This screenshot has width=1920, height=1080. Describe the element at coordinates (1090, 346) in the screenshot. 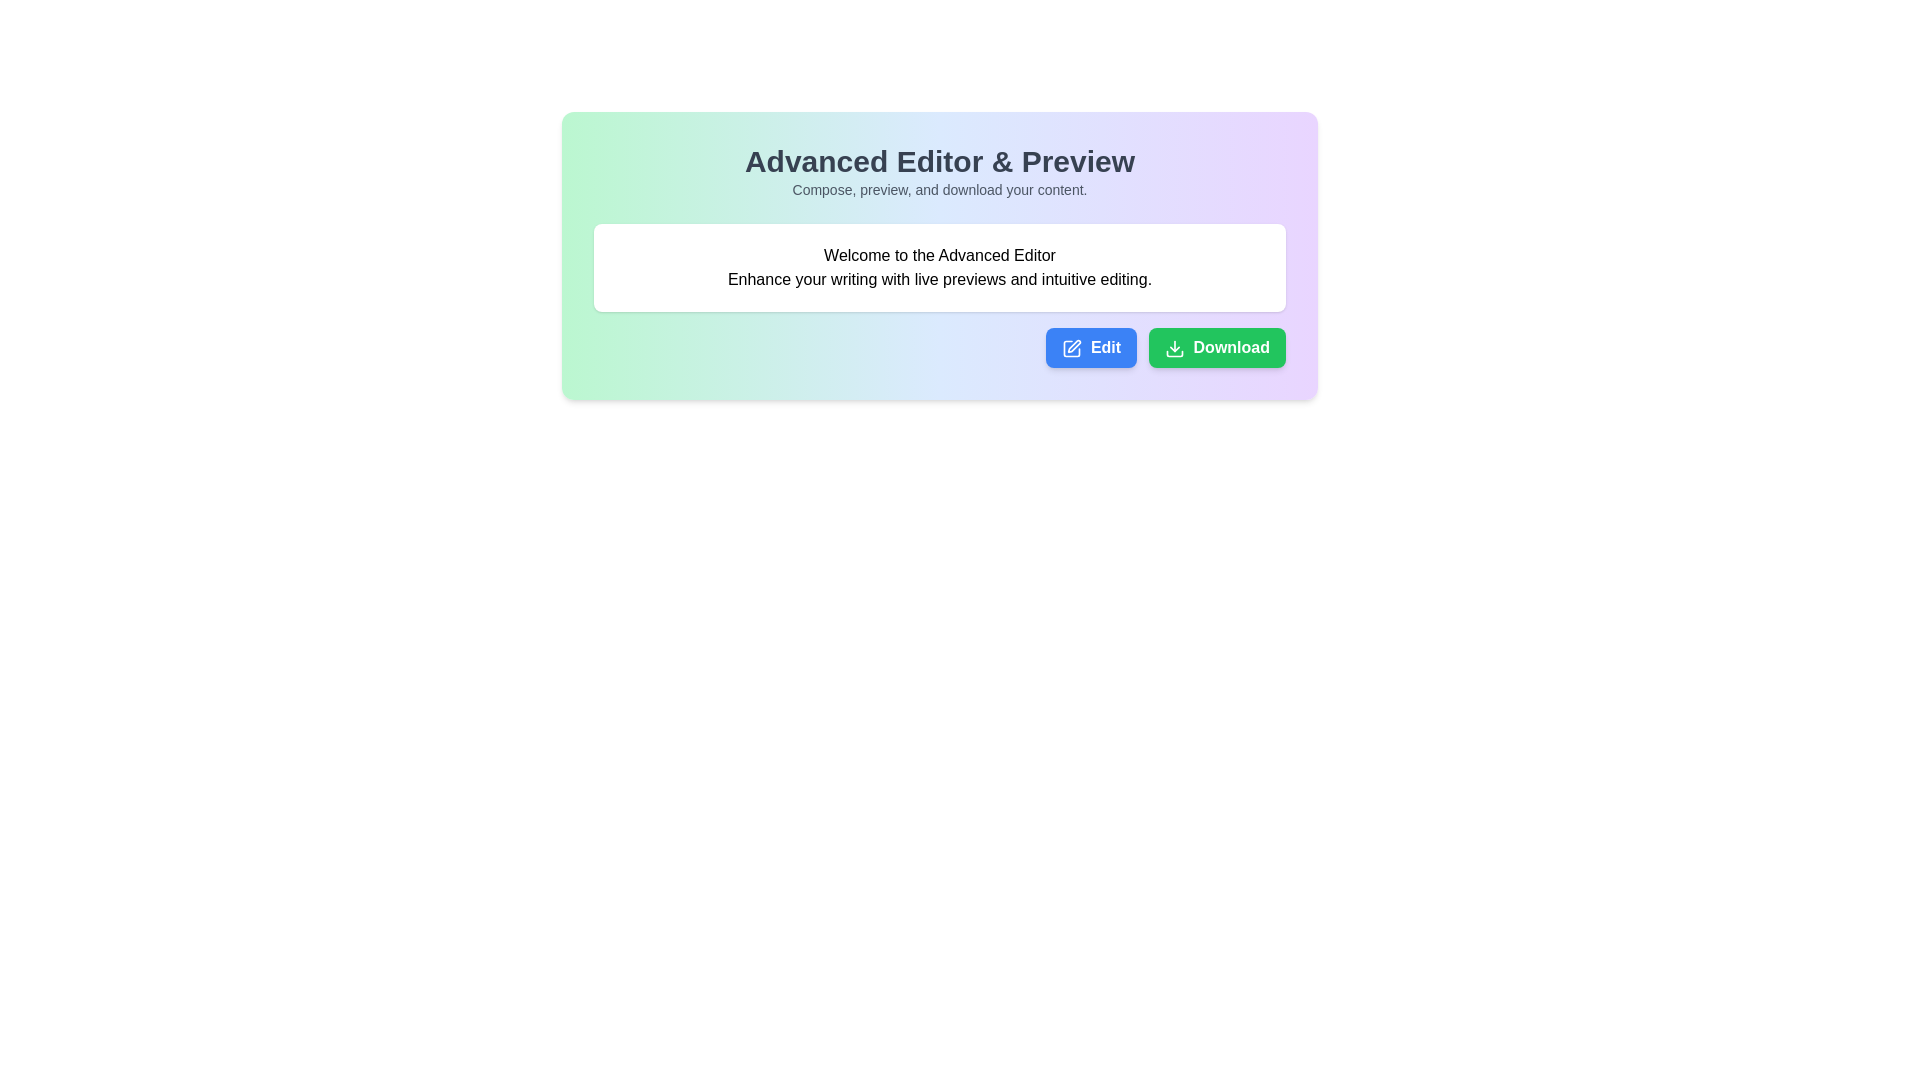

I see `the blue 'Edit' button with white text and a pencil icon, located to the left of the 'Download' button` at that location.